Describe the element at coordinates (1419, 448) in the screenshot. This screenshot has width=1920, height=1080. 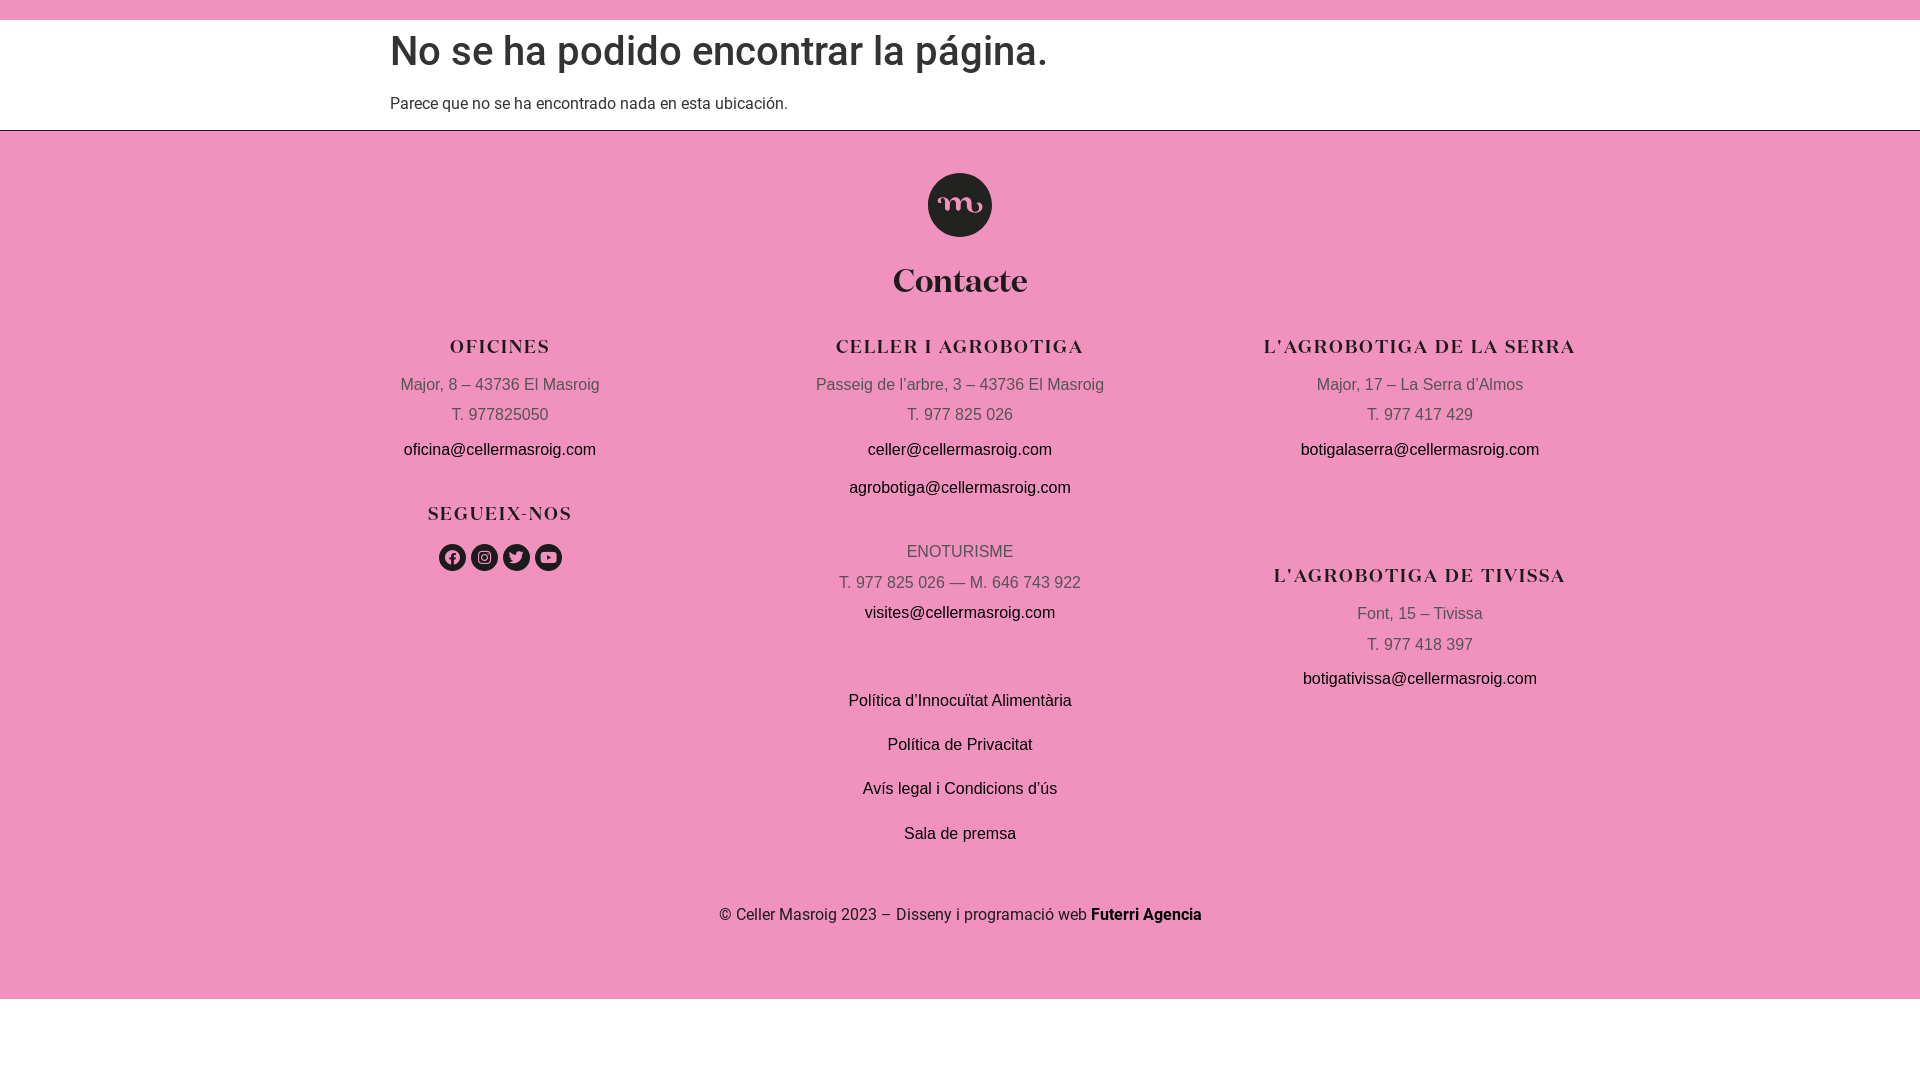
I see `'botigalaserra@cellermasroig.com'` at that location.